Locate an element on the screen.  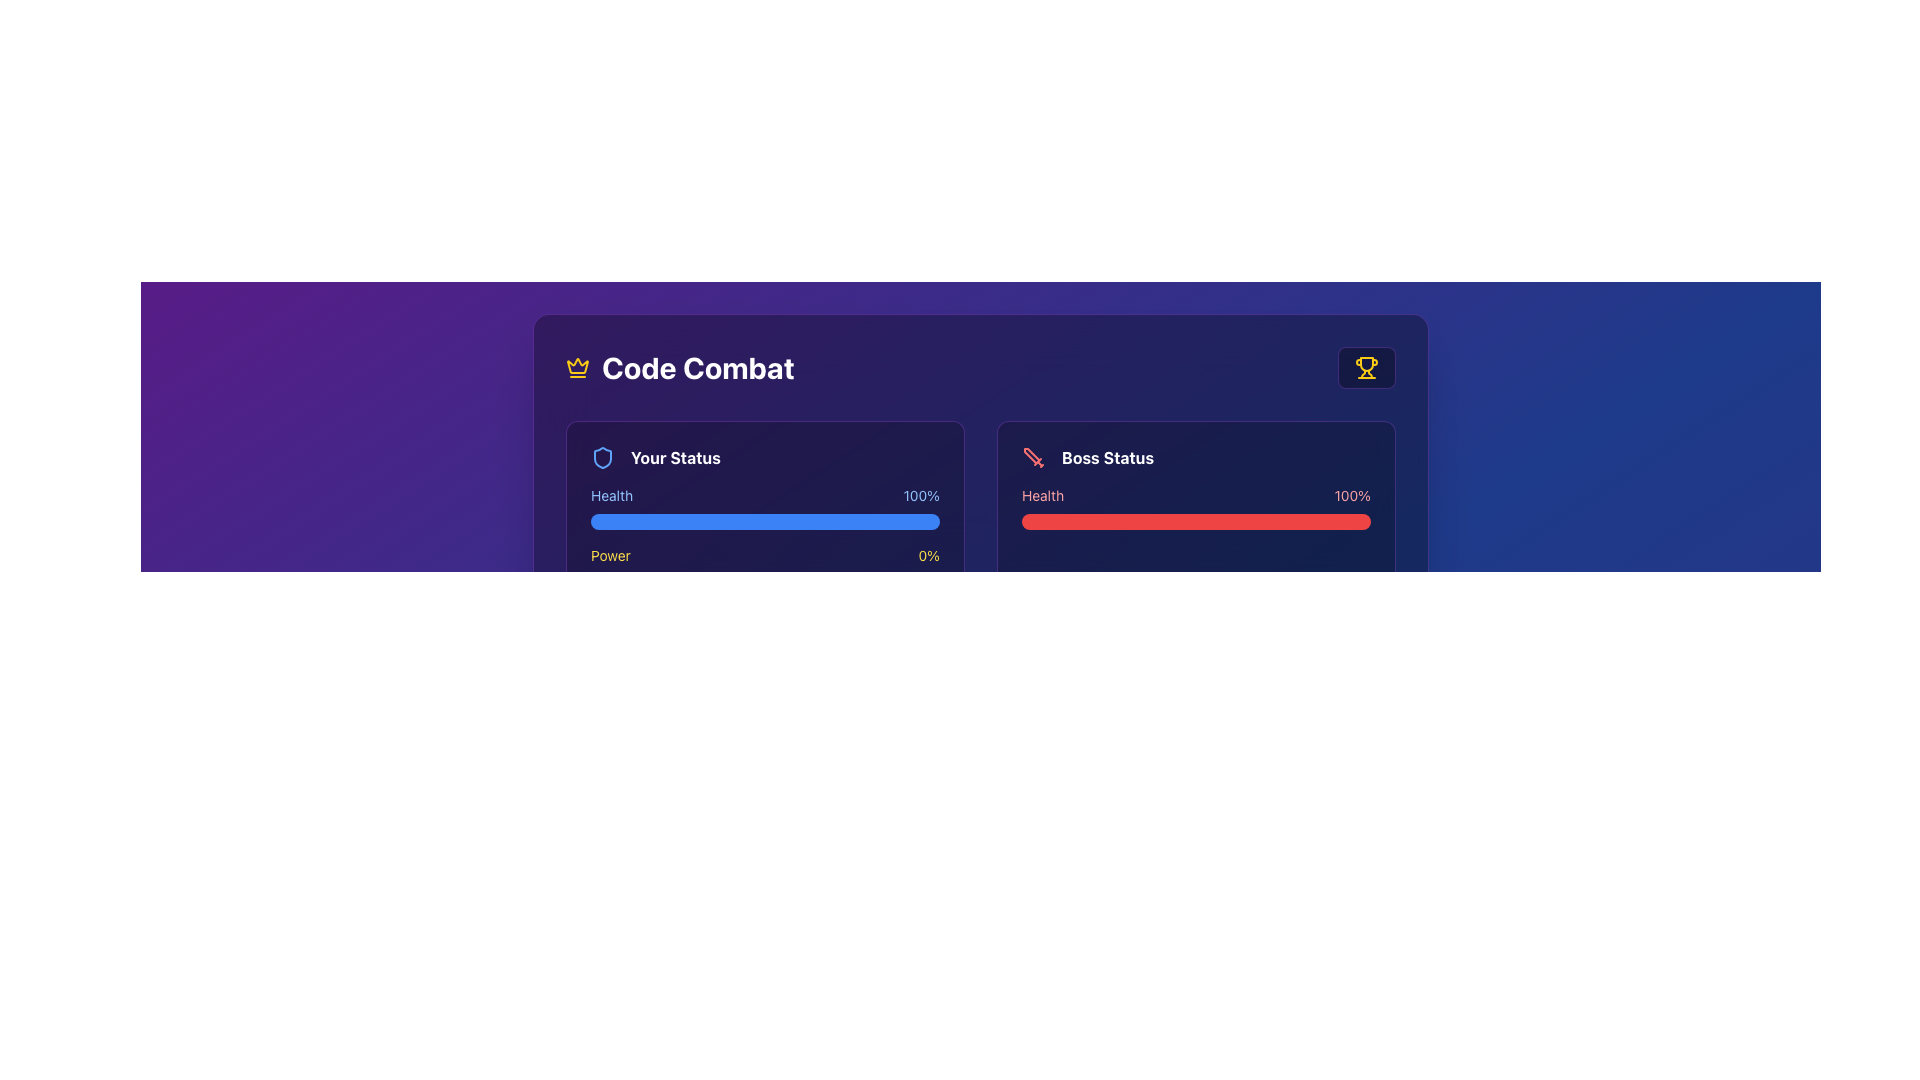
the Status indicator showing power status, located in the second status under 'Your Status', to modify its state using associated controls is located at coordinates (764, 567).